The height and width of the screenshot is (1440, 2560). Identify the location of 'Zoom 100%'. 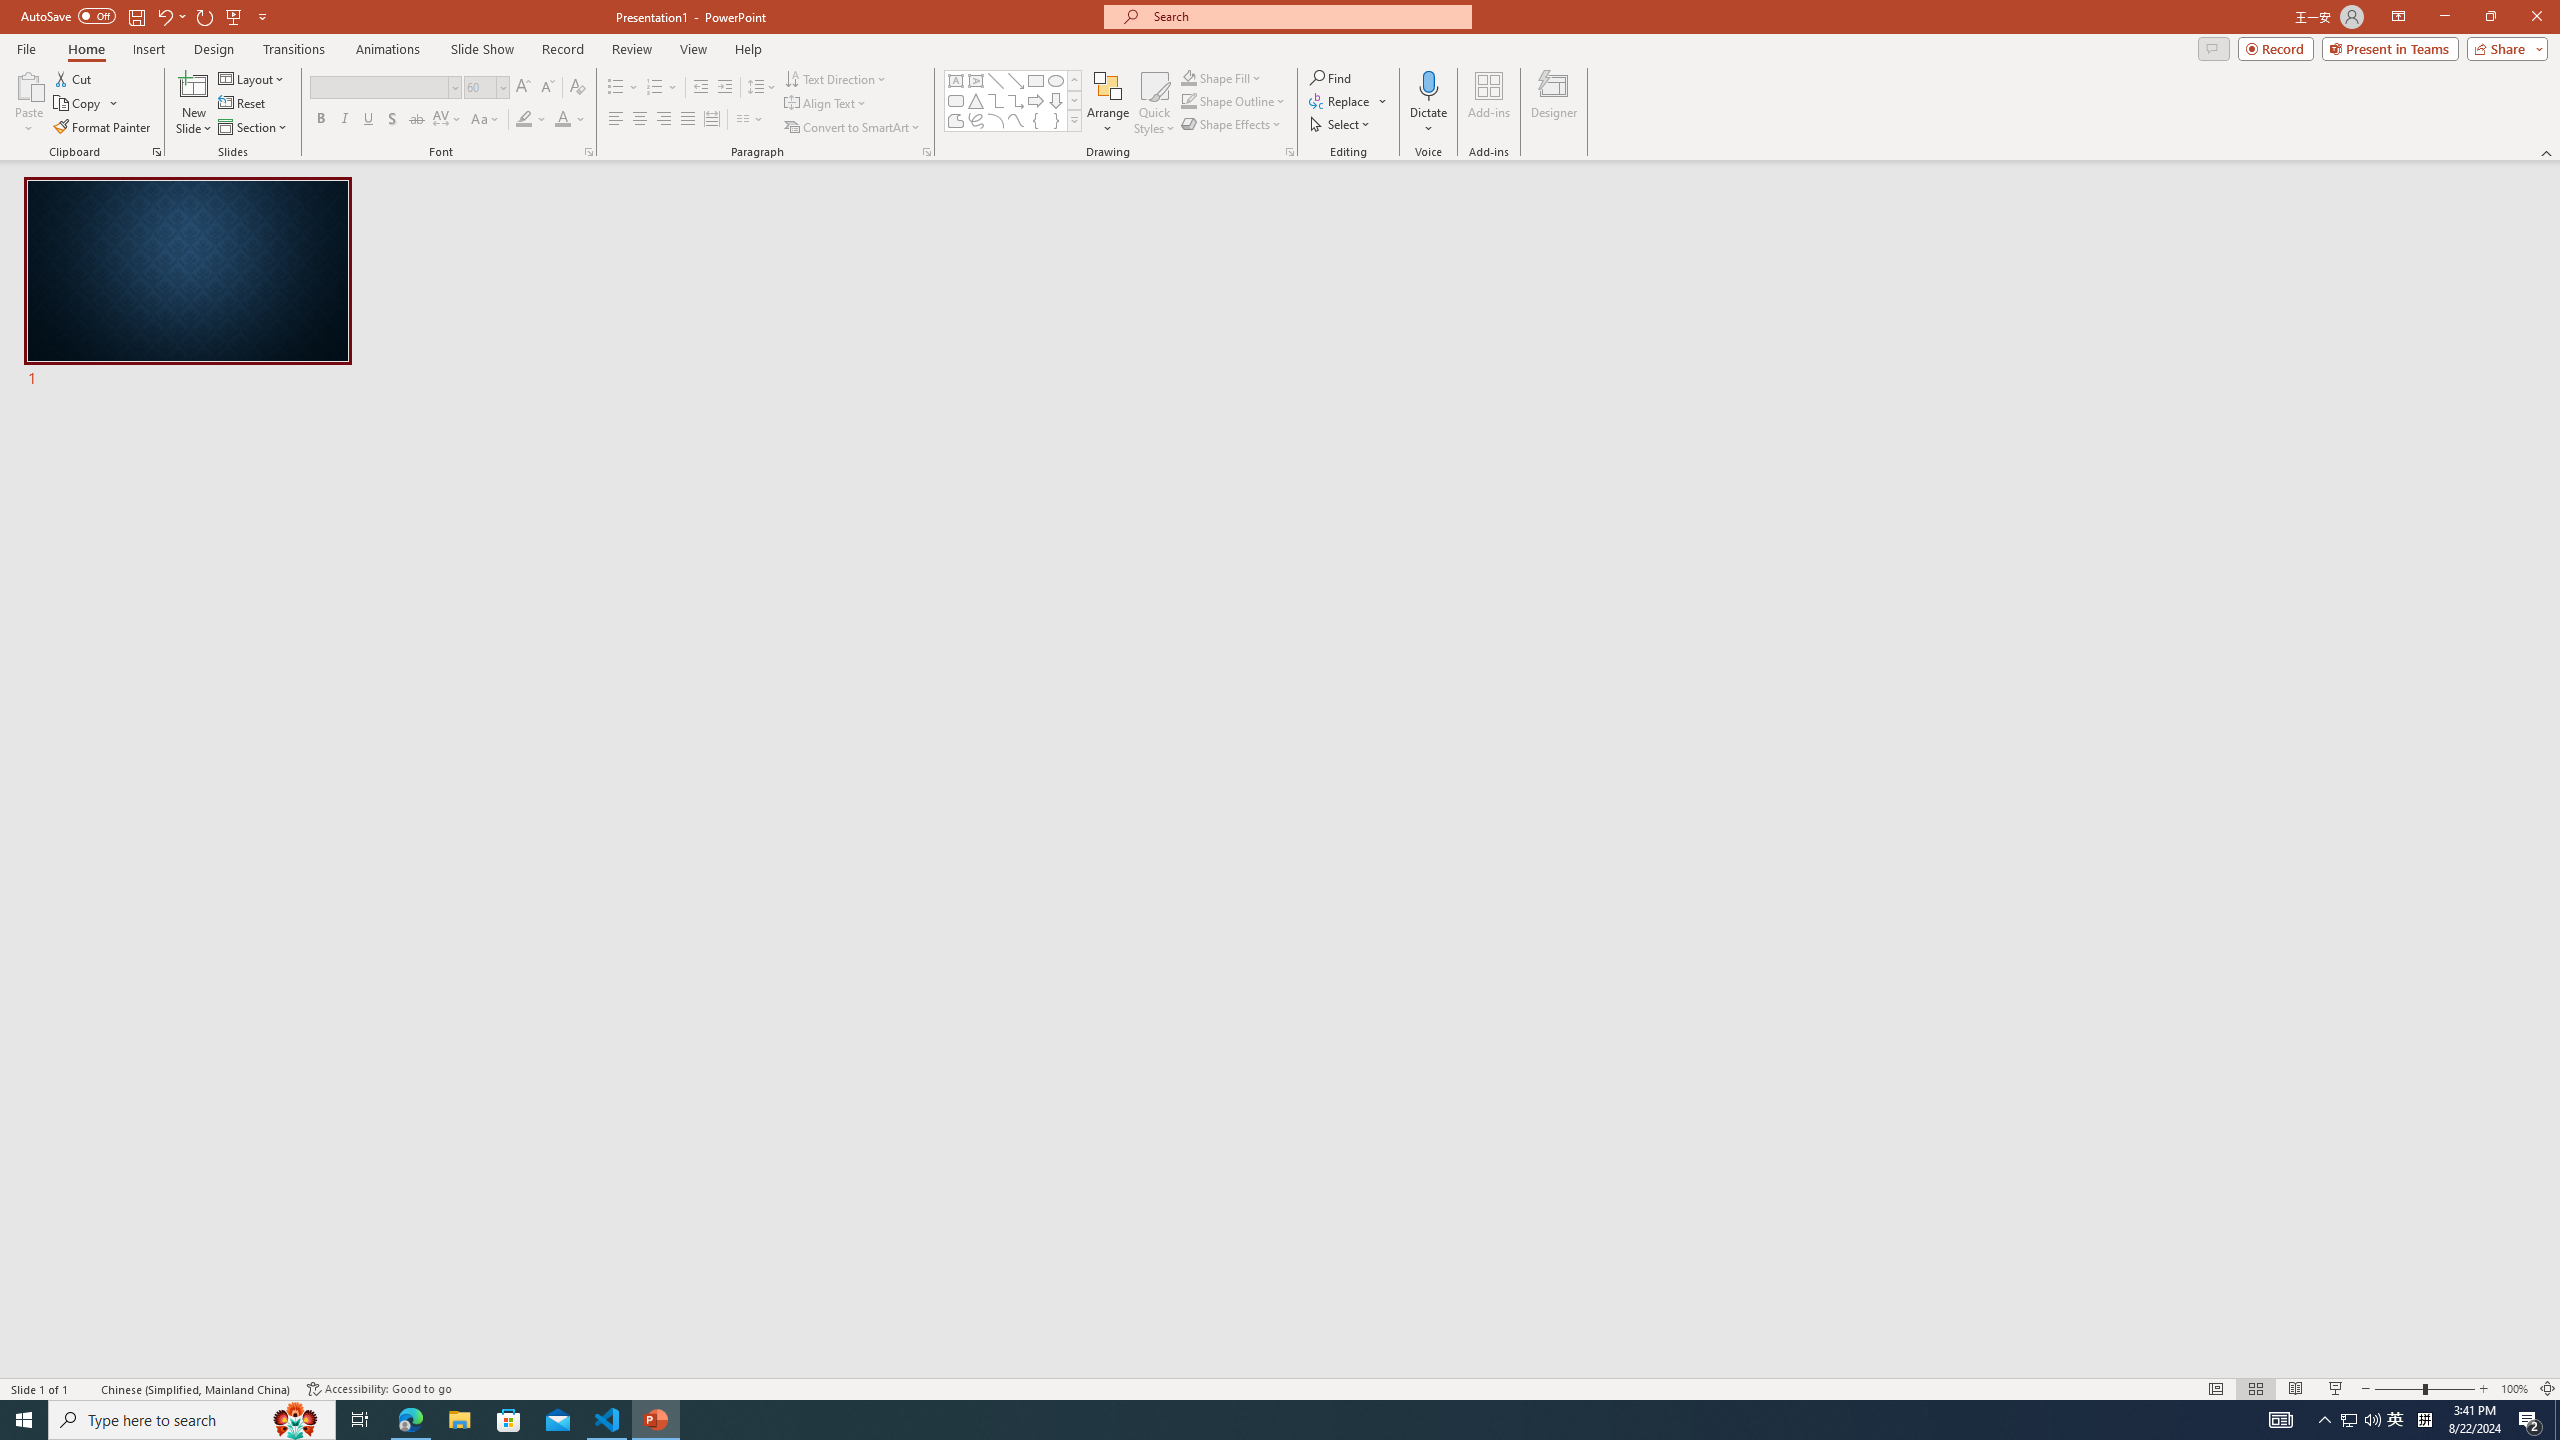
(2515, 1389).